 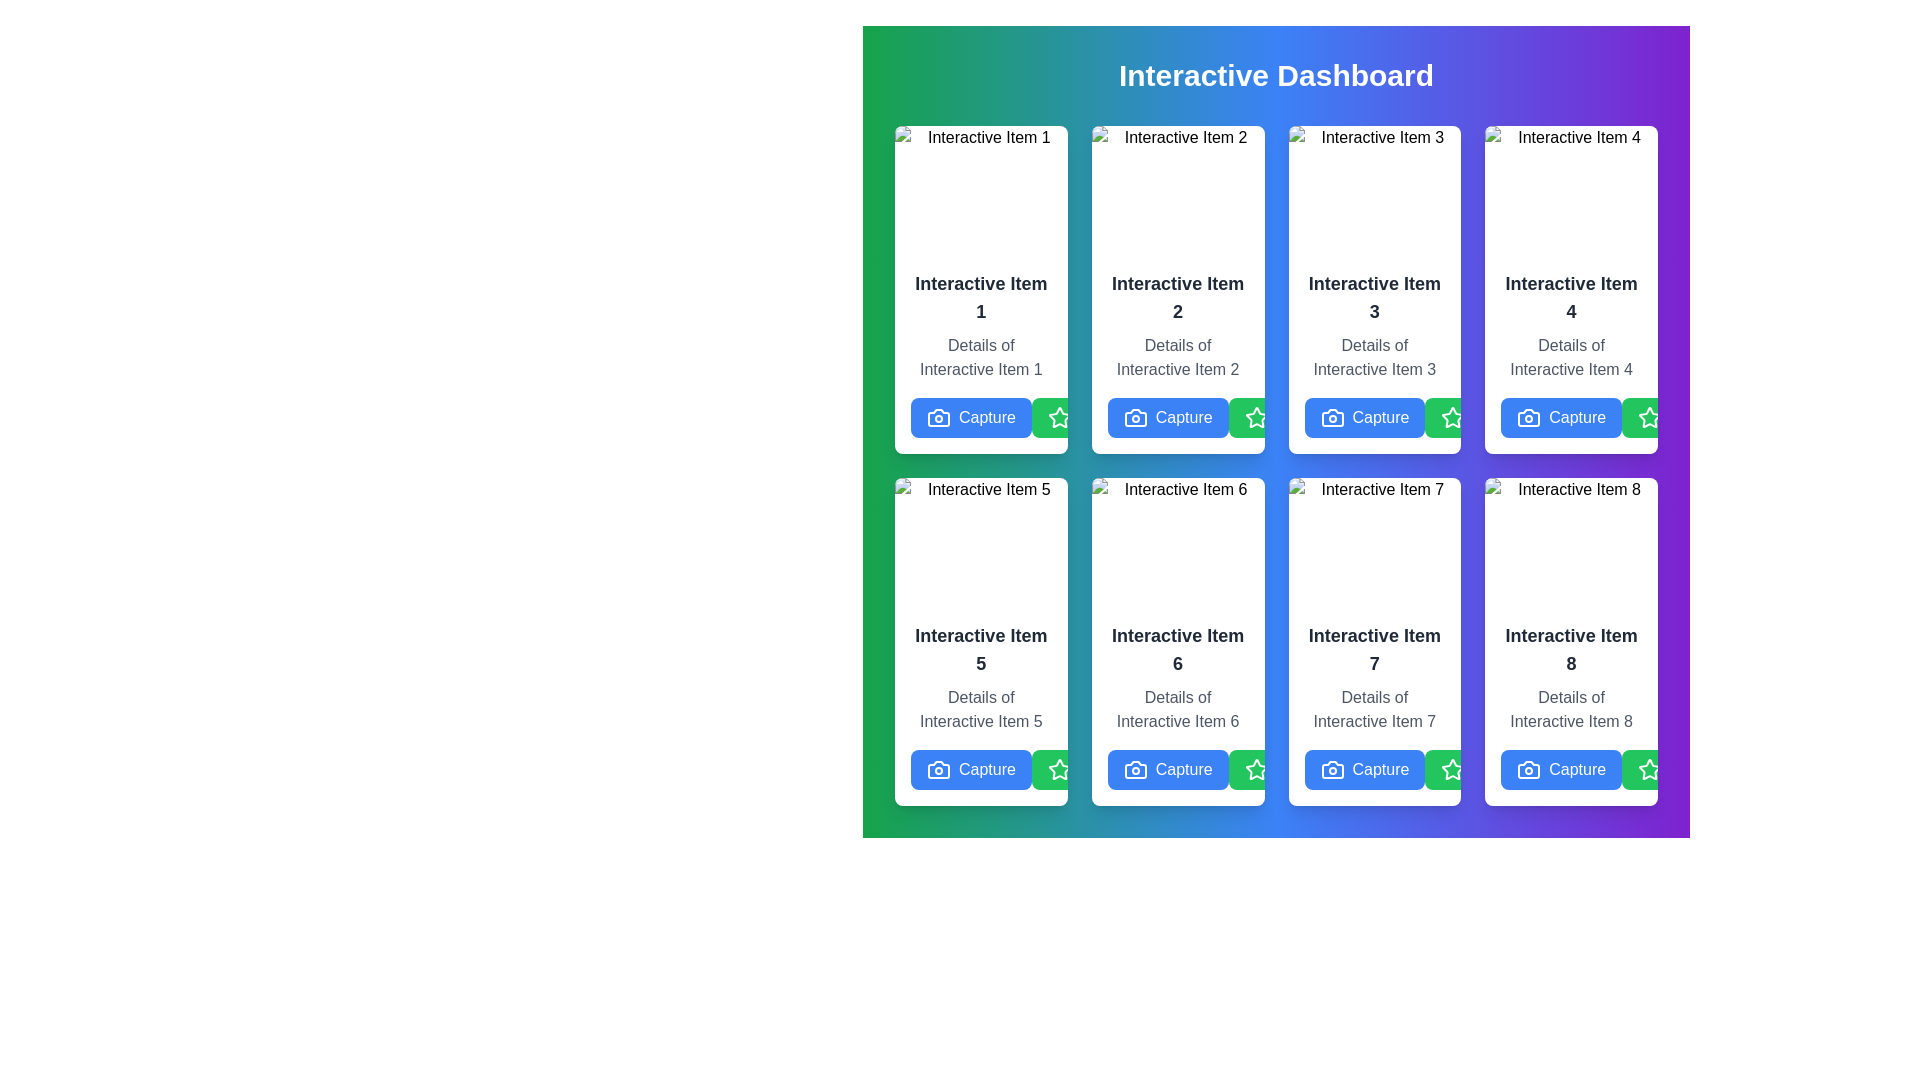 What do you see at coordinates (1178, 357) in the screenshot?
I see `the descriptive text element styled in a smaller, muted gray font that reads 'Details of Interactive Item 2', located below the heading 'Interactive Item 2' and above the 'Capture' button` at bounding box center [1178, 357].